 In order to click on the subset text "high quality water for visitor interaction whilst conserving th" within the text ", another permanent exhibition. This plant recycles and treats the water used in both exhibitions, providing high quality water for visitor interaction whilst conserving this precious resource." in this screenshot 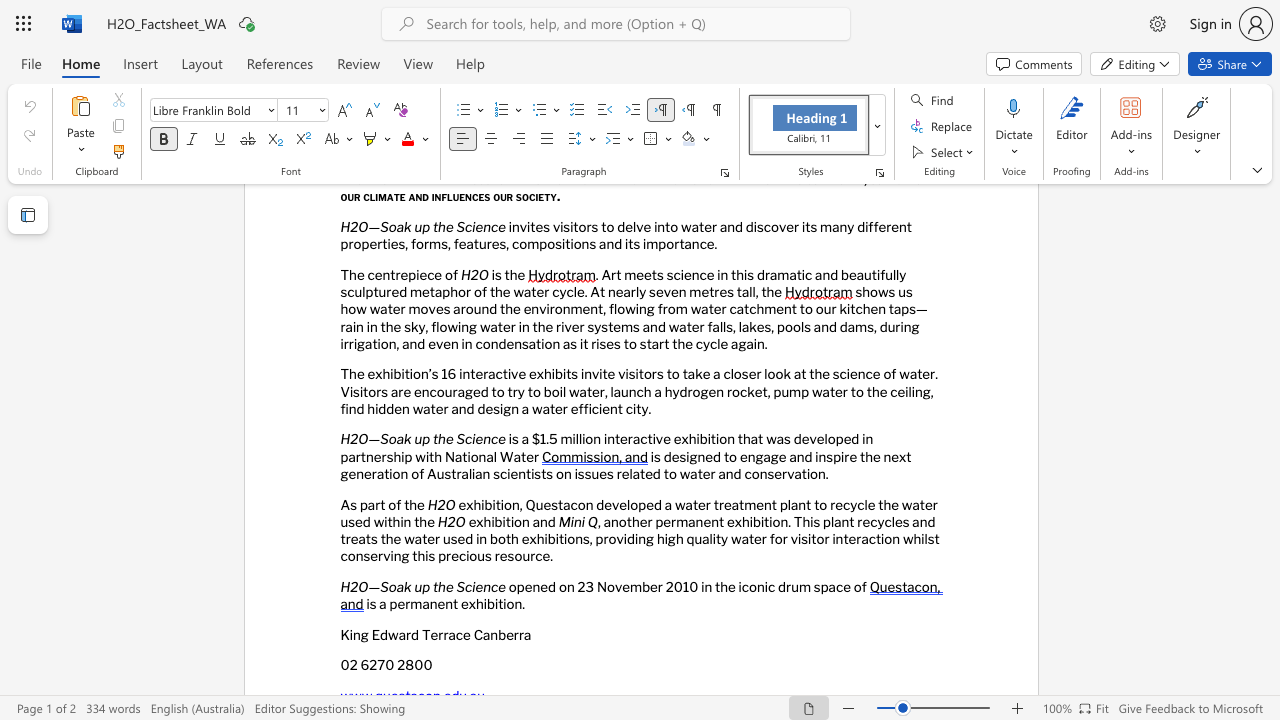, I will do `click(656, 538)`.